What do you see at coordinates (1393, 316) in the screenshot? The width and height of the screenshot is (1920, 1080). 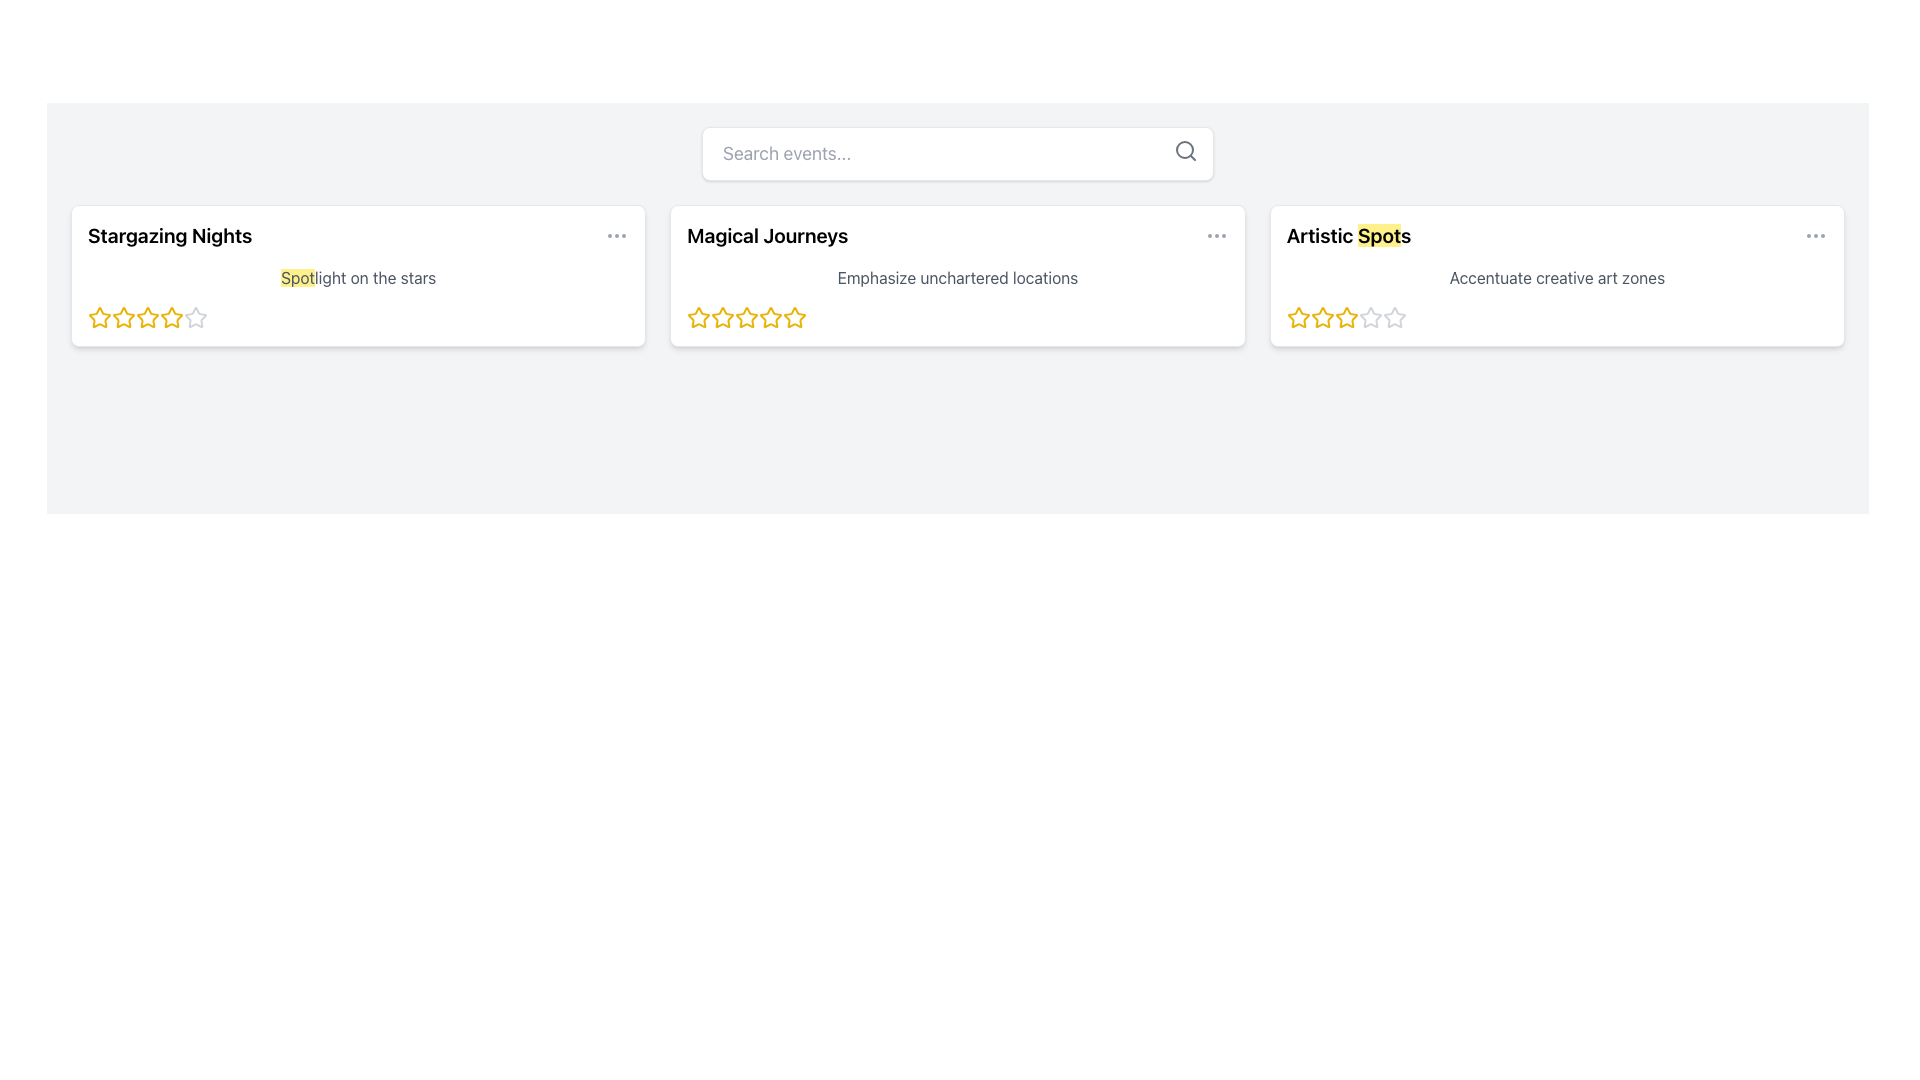 I see `the fifth star icon in the five-star rating system, which is currently inactive or unrated, directly below the text 'Artistic Spots' in the third card` at bounding box center [1393, 316].